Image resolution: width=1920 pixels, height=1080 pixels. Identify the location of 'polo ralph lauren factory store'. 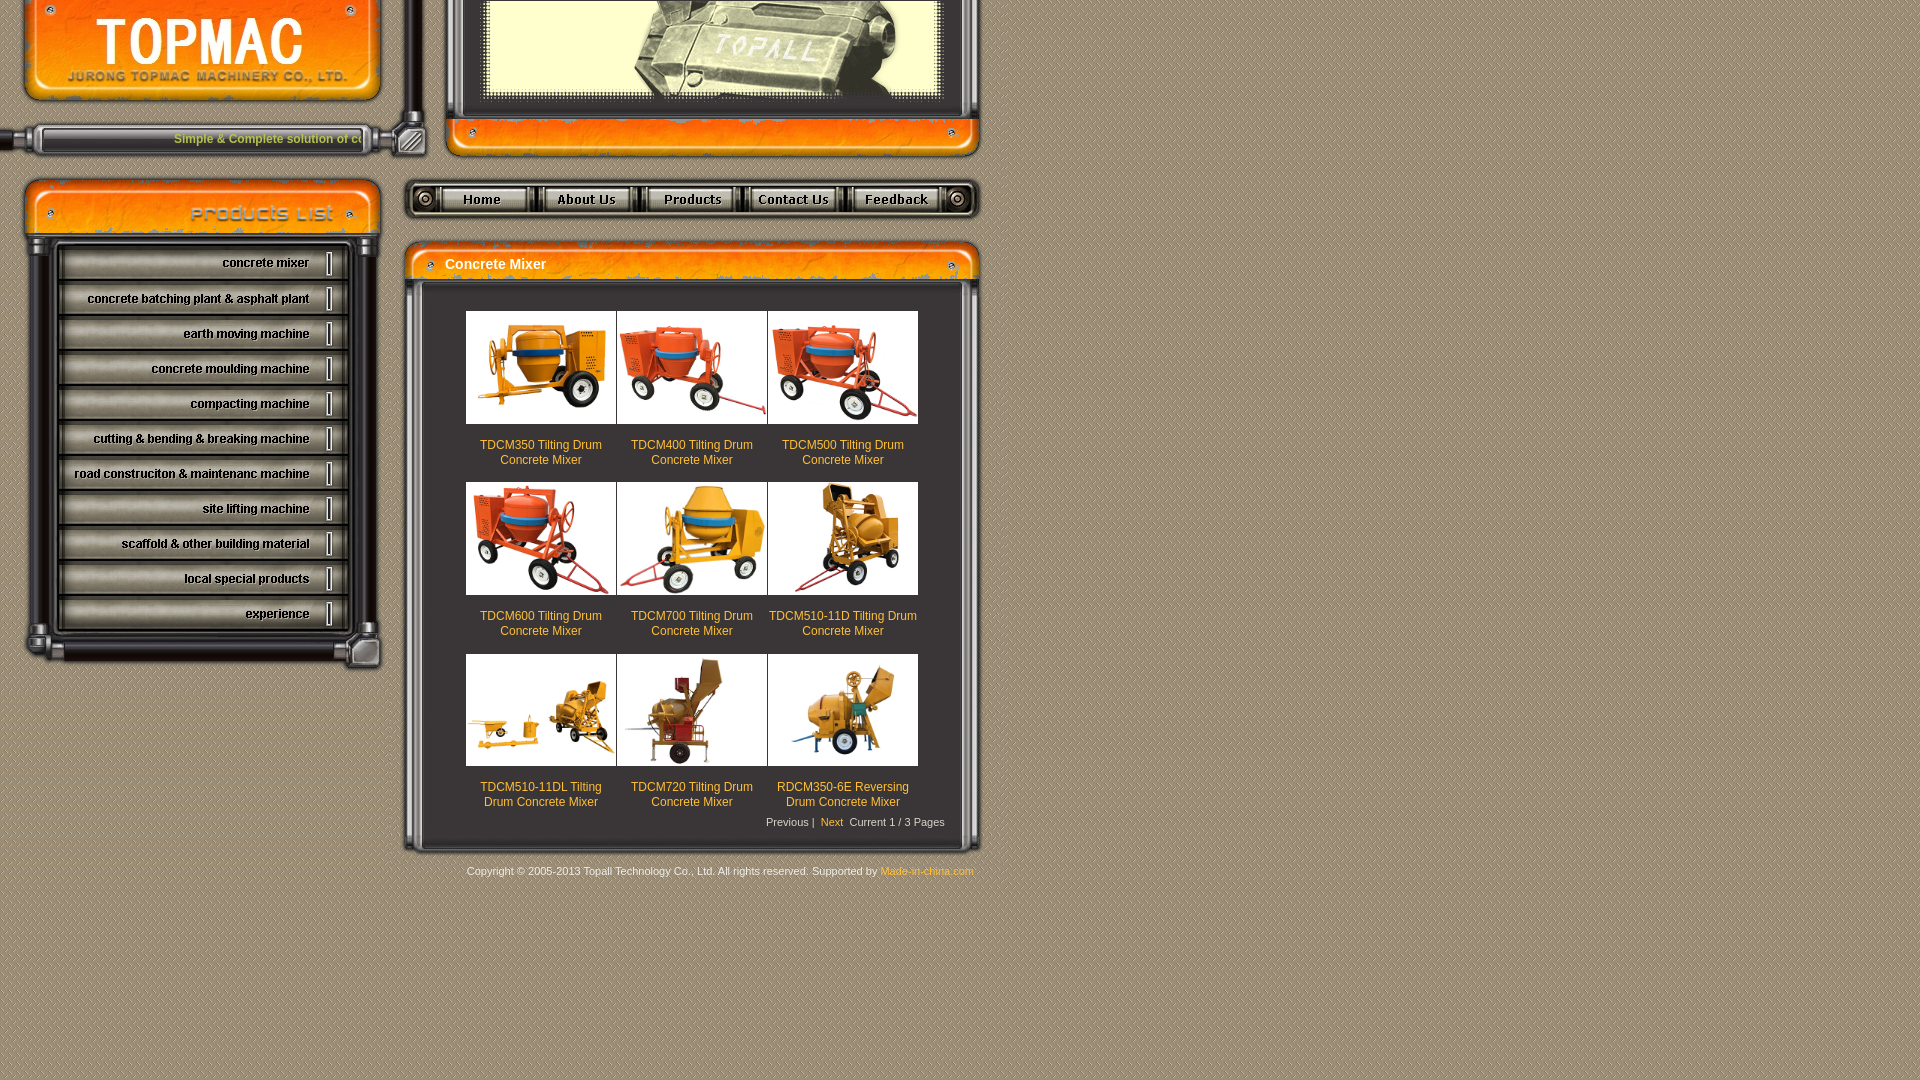
(864, 230).